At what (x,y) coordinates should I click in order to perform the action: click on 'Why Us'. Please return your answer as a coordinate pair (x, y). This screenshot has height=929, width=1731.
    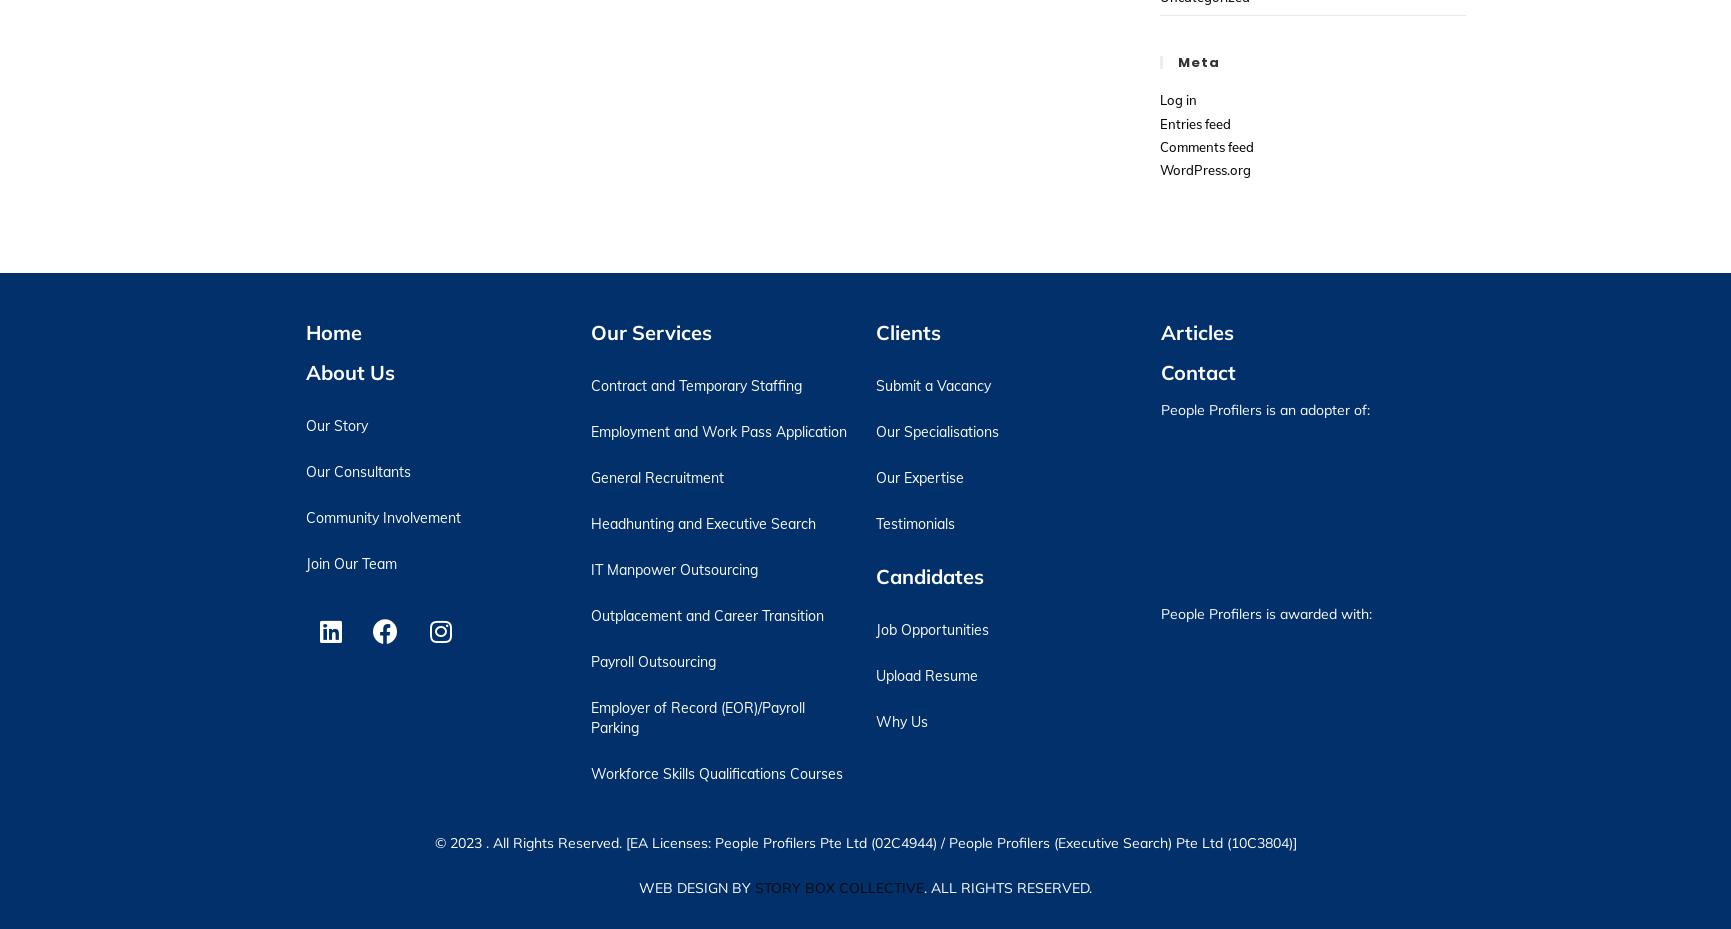
    Looking at the image, I should click on (899, 720).